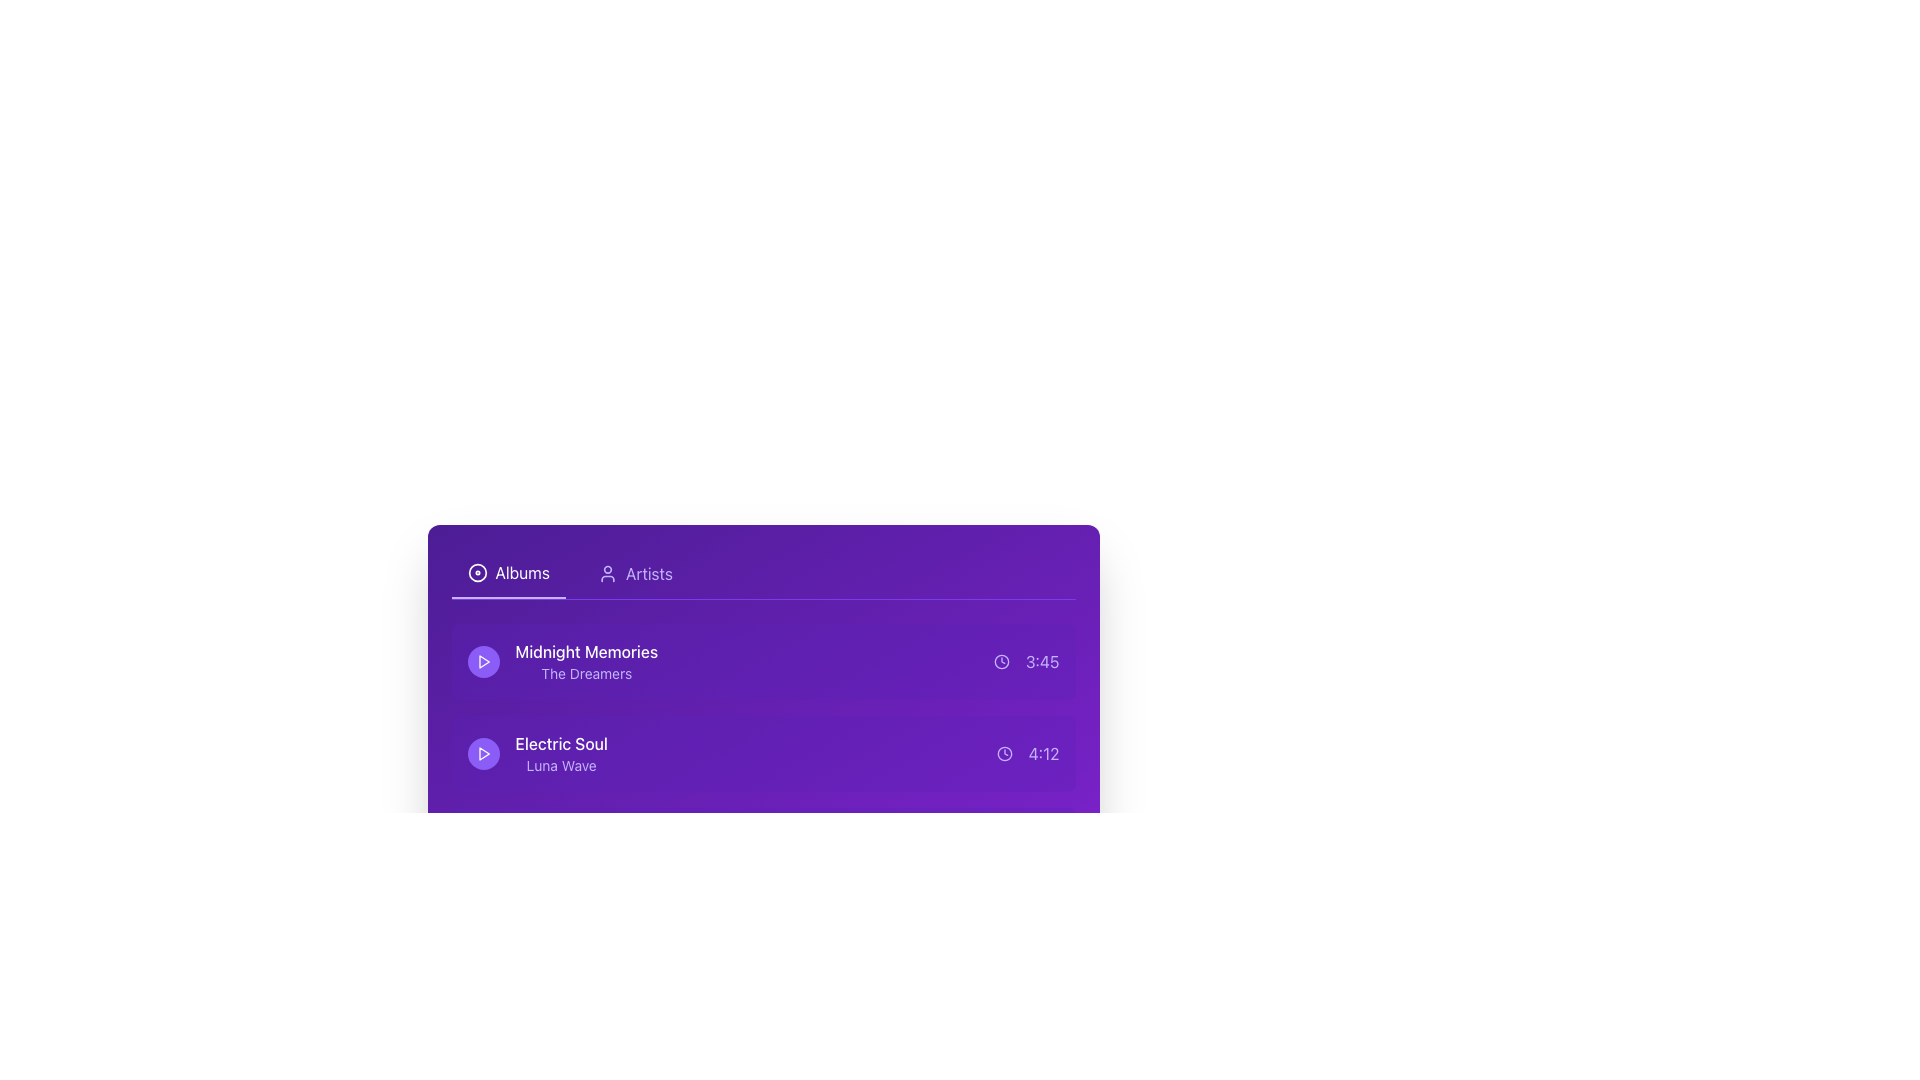 This screenshot has height=1080, width=1920. I want to click on the violet clock-shaped icon located to the left of the text '3:45', which is the second item from the top in a visible list, so click(1001, 662).